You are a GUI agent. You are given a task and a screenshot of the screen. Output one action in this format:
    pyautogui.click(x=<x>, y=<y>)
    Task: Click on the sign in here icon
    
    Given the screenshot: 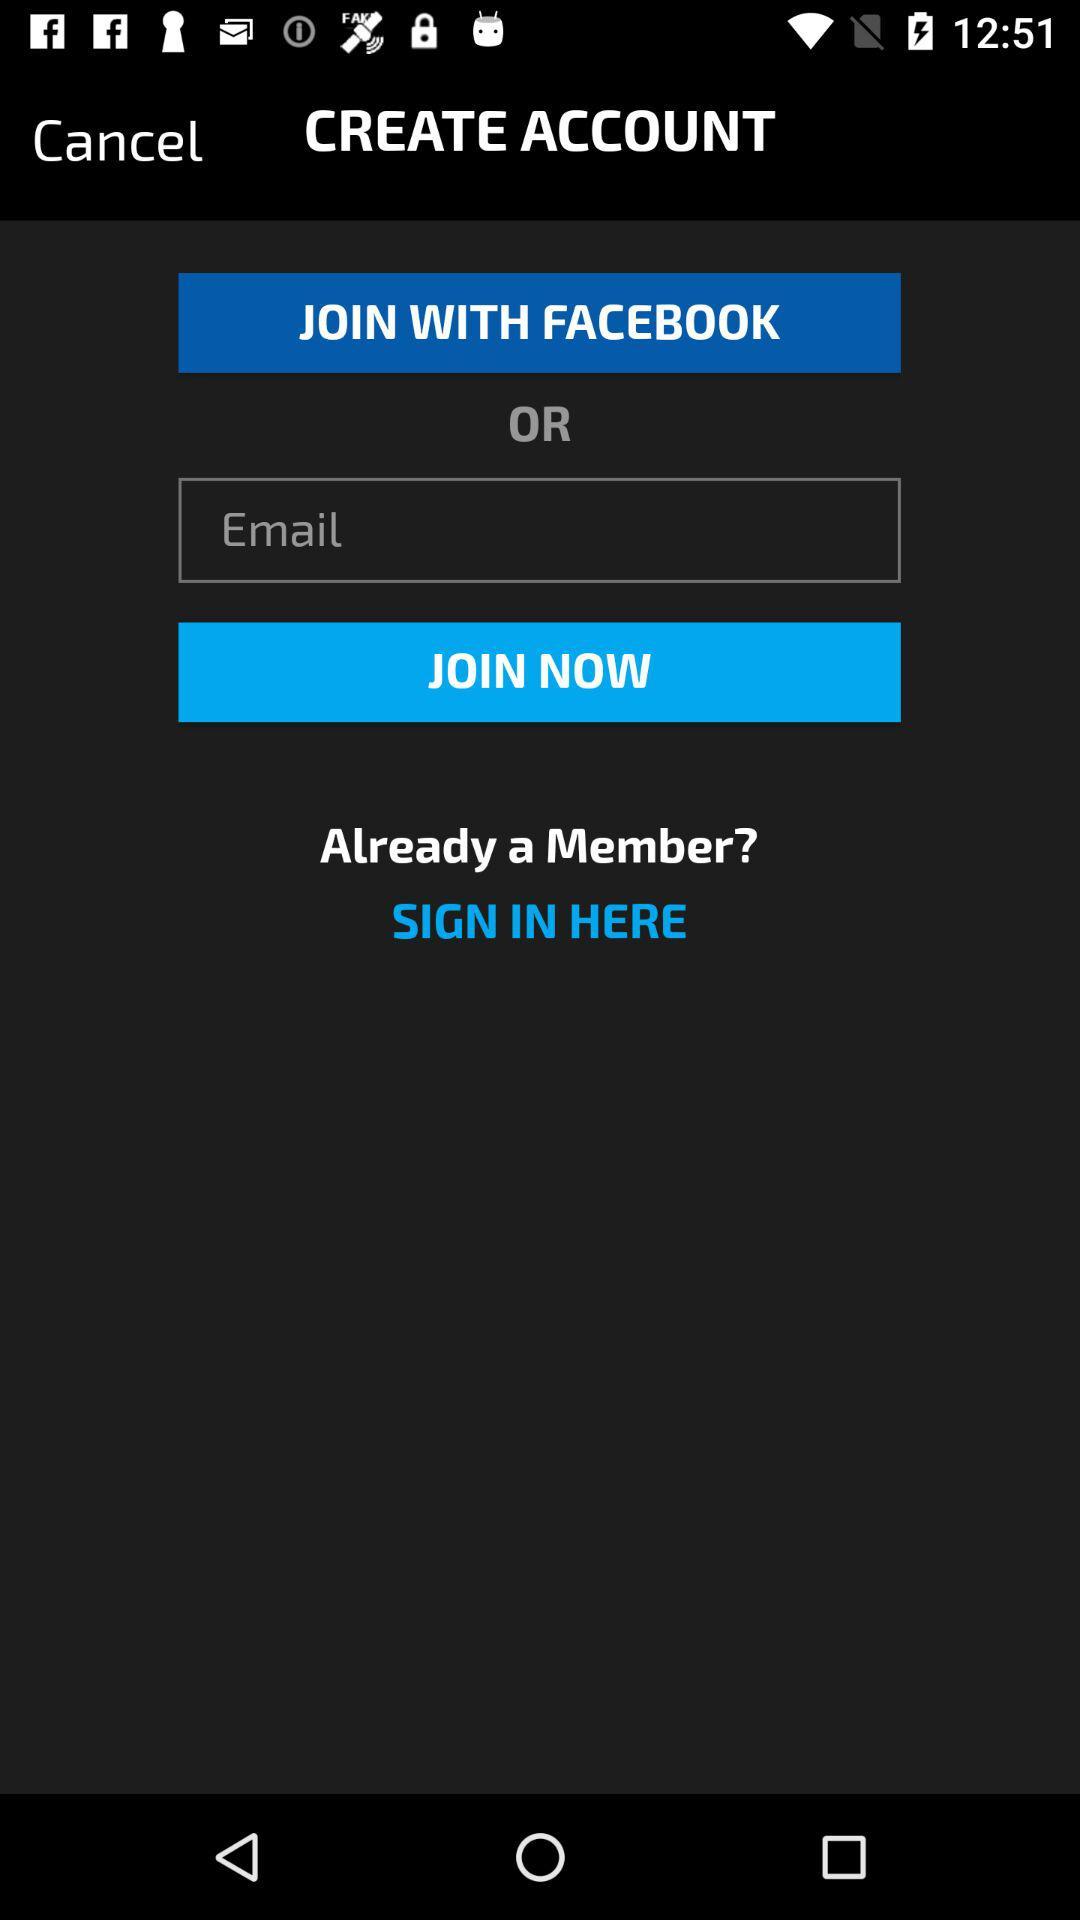 What is the action you would take?
    pyautogui.click(x=538, y=933)
    